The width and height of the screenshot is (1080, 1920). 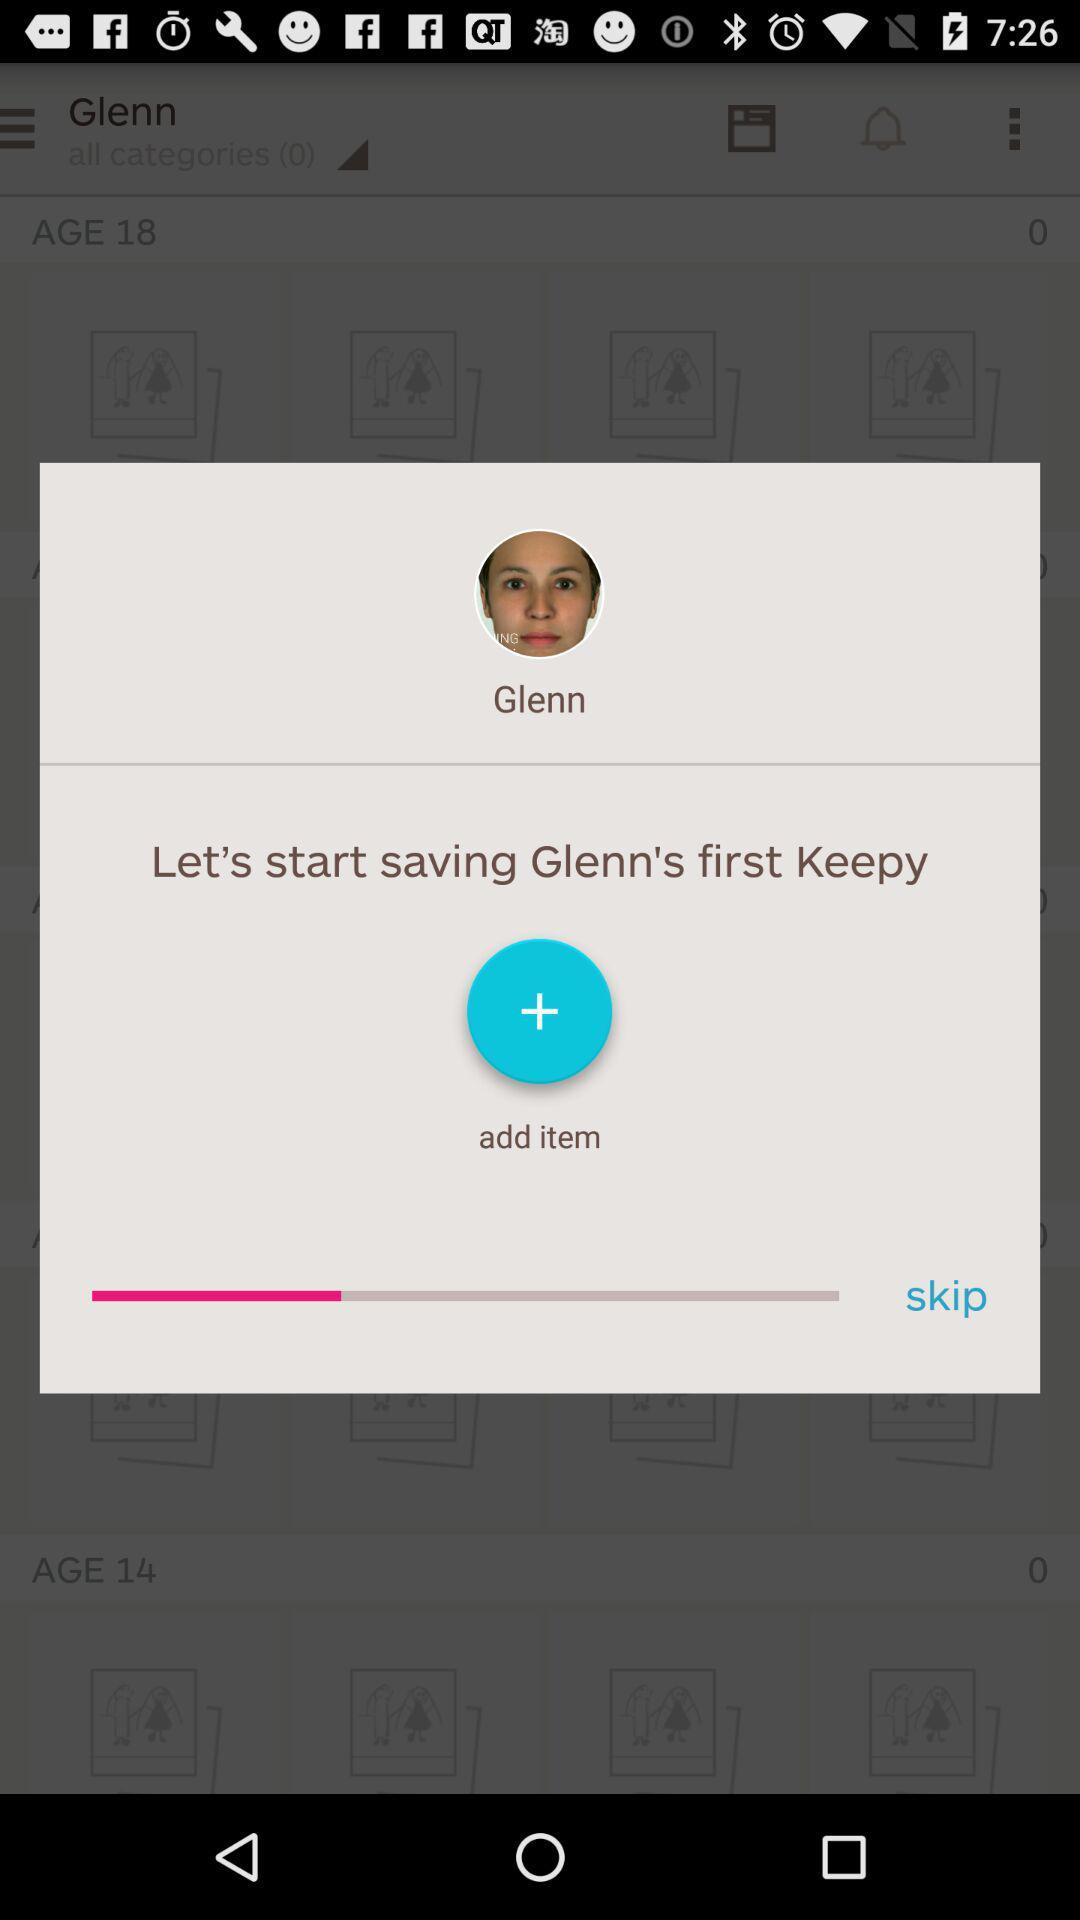 What do you see at coordinates (540, 1090) in the screenshot?
I see `the add icon` at bounding box center [540, 1090].